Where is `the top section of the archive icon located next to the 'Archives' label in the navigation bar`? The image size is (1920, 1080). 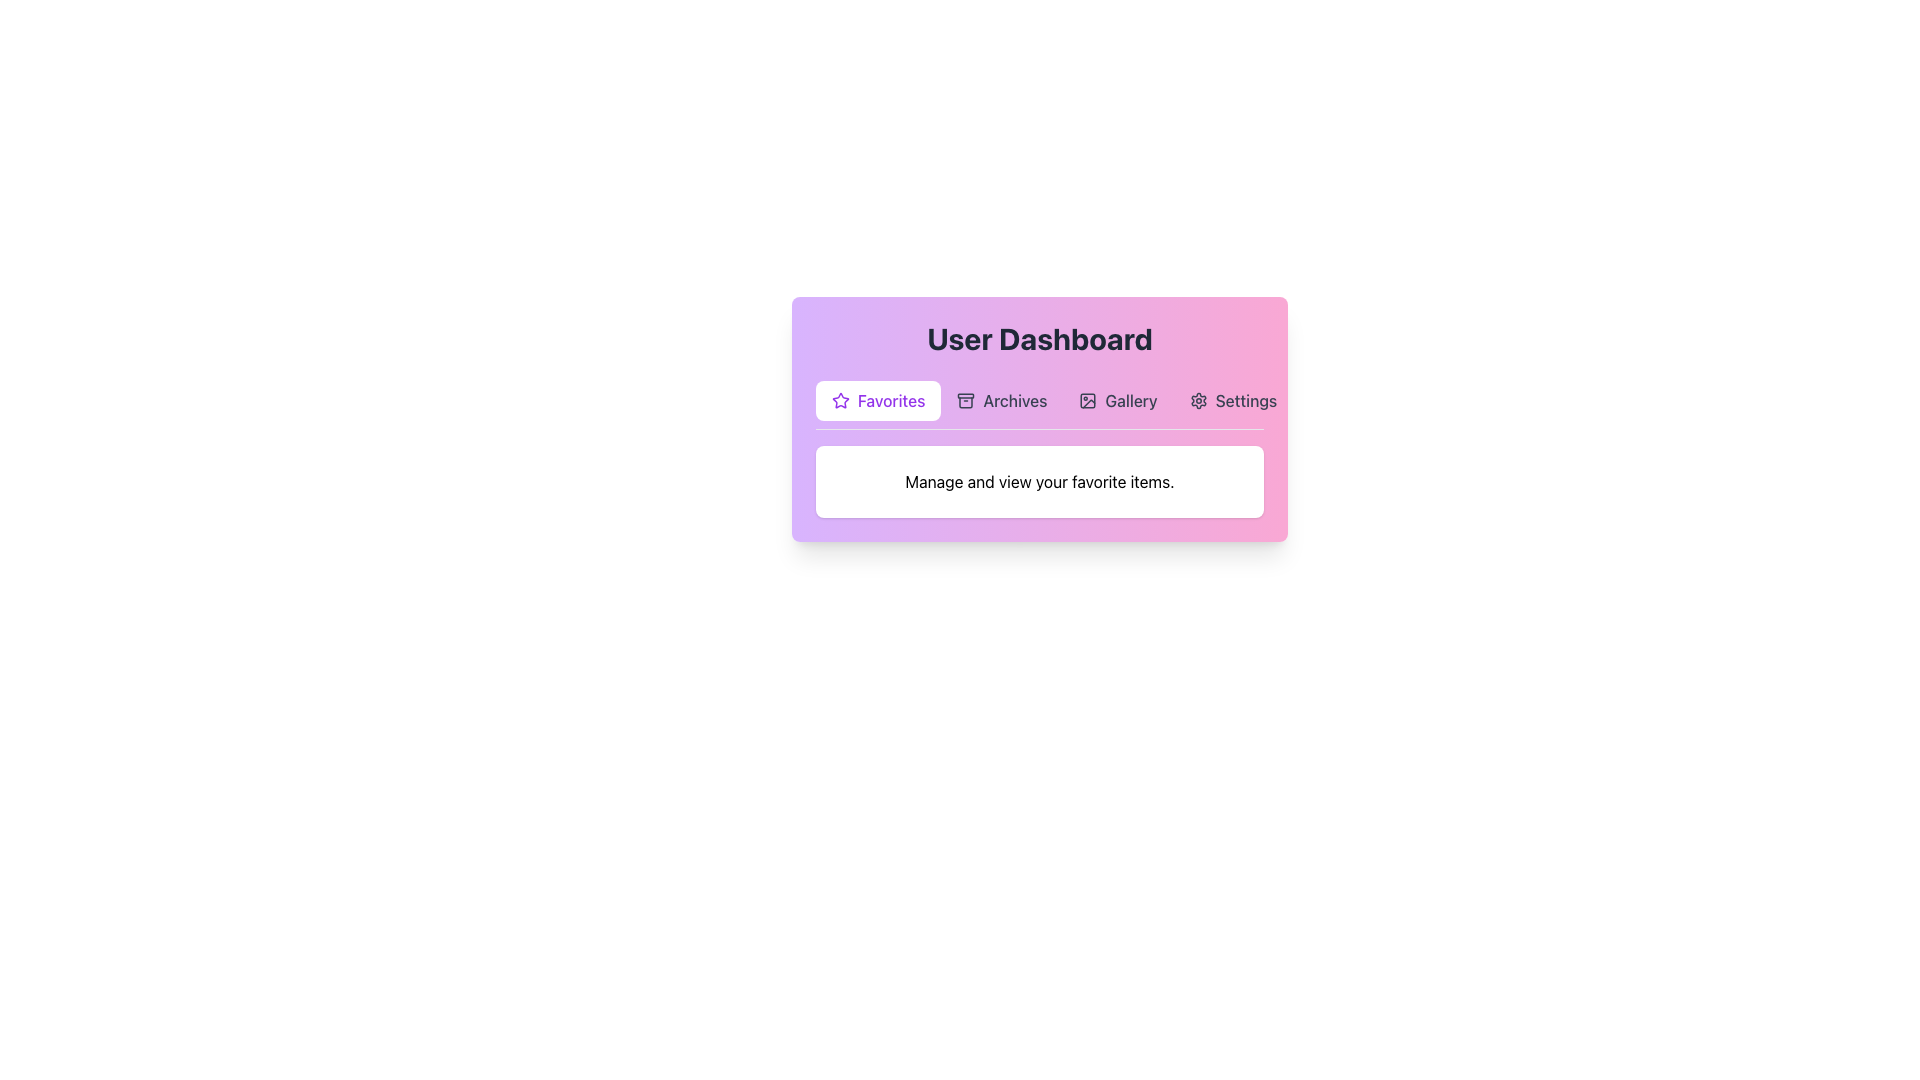 the top section of the archive icon located next to the 'Archives' label in the navigation bar is located at coordinates (966, 396).